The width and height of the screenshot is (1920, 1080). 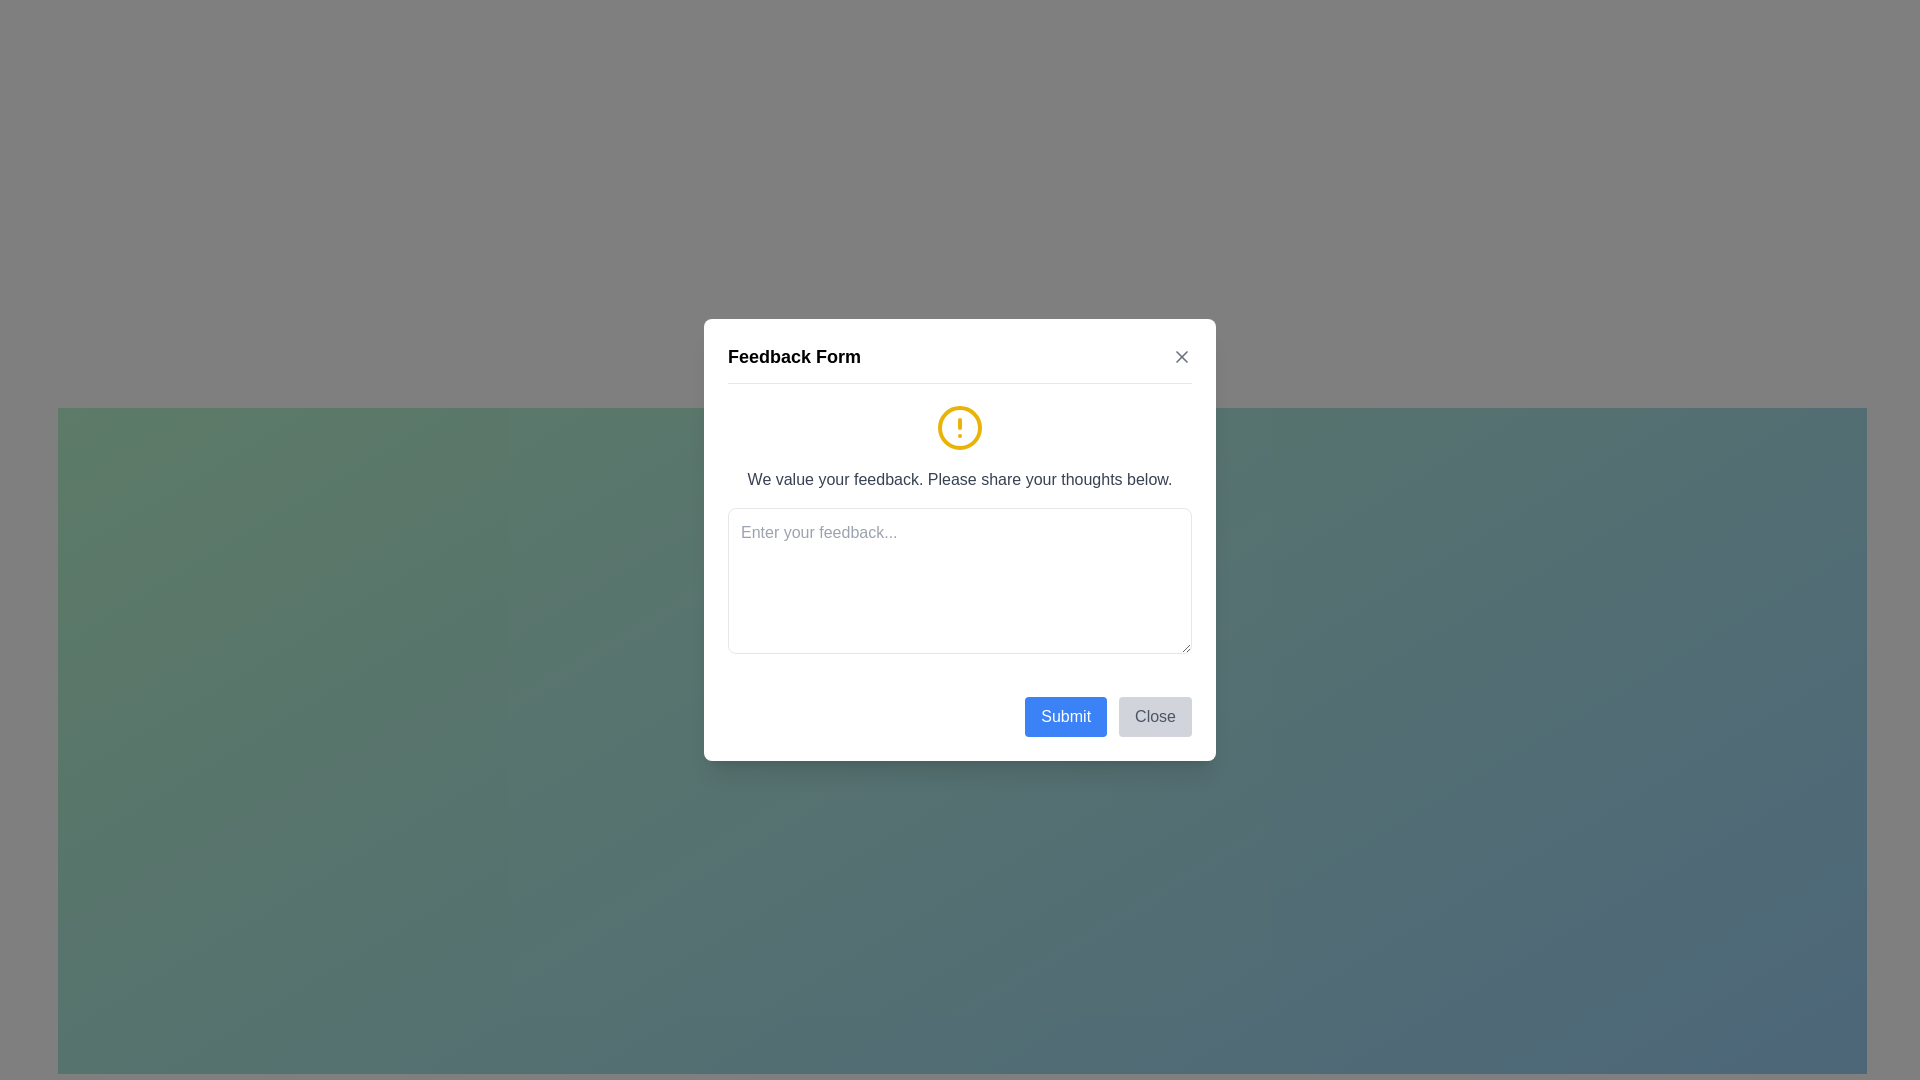 What do you see at coordinates (960, 427) in the screenshot?
I see `the yellow circular warning sign icon with an exclamation mark, which is located above the feedback text in the modal` at bounding box center [960, 427].